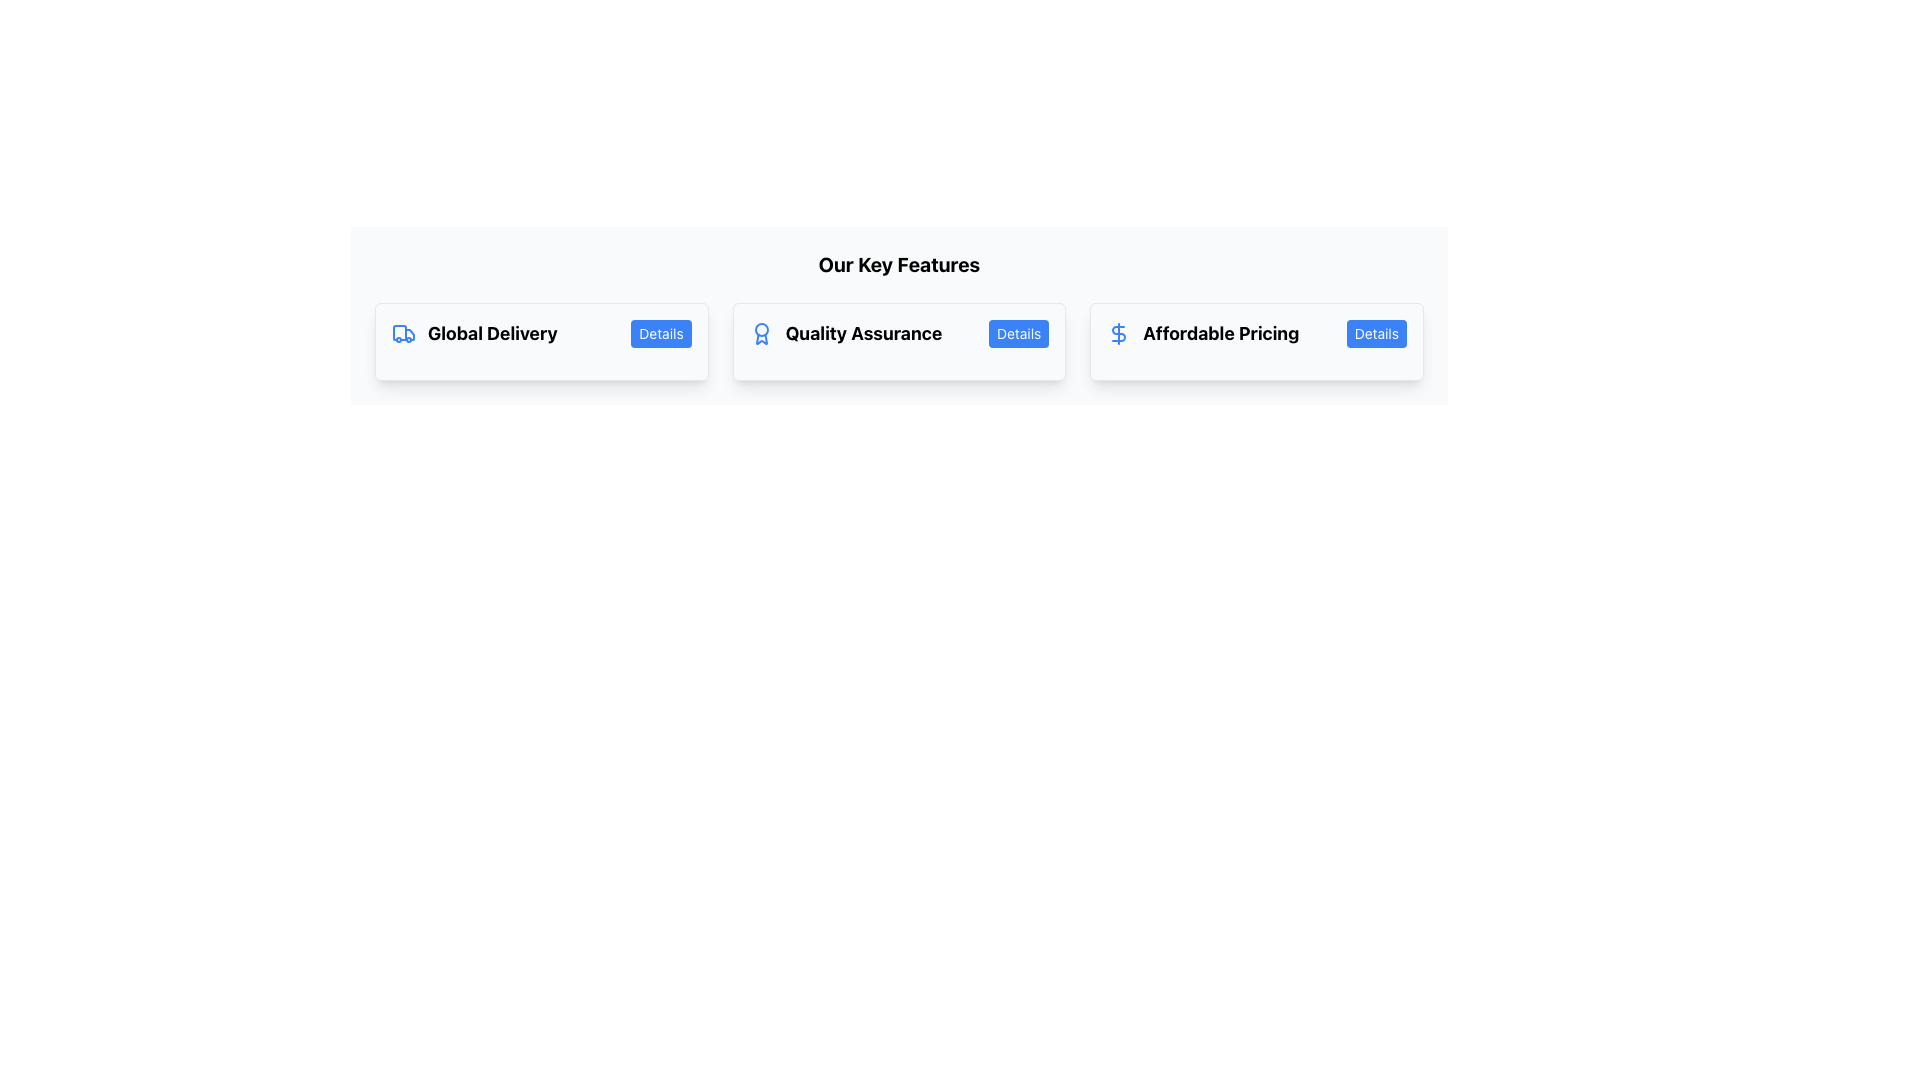  I want to click on the button located on the right side under the heading 'Global Delivery', so click(661, 333).